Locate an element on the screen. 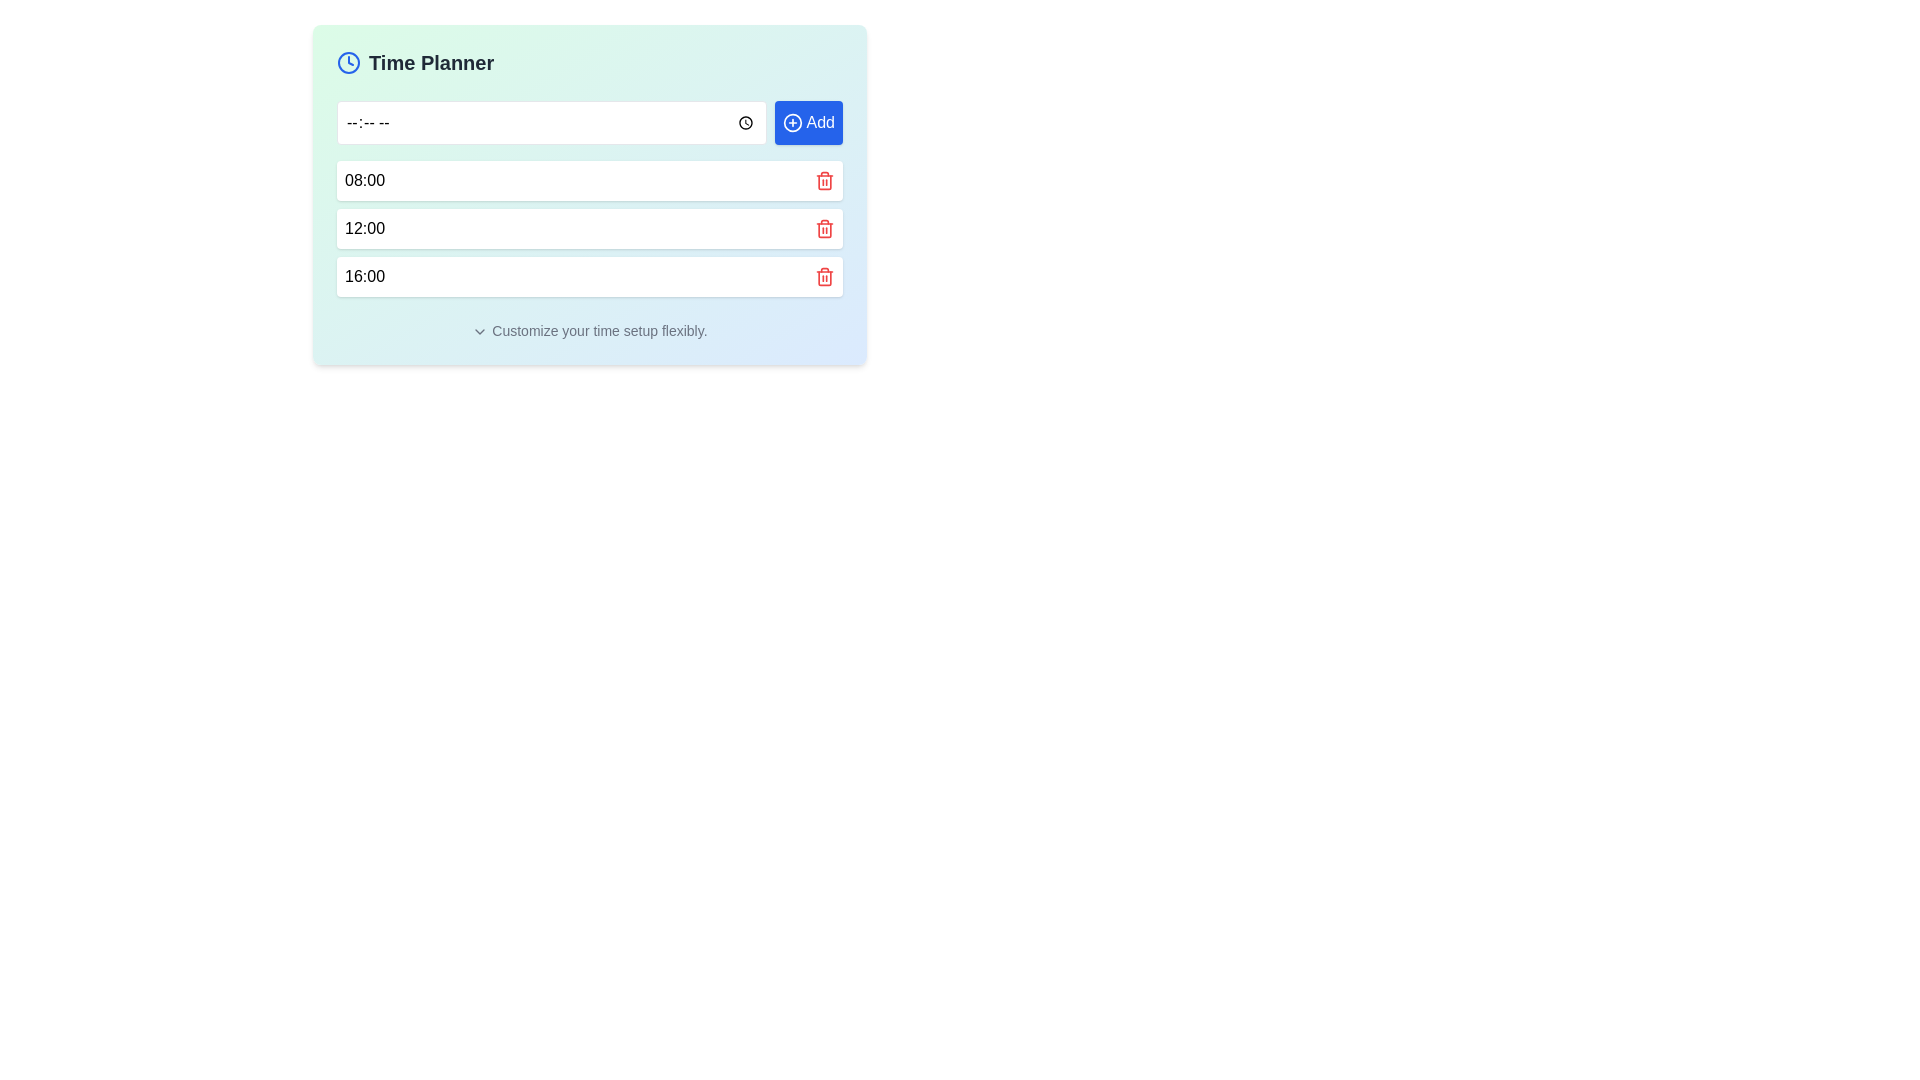  the main body of the trash icon, which visually represents the delete option located adjacent to time entries on the right side is located at coordinates (825, 229).